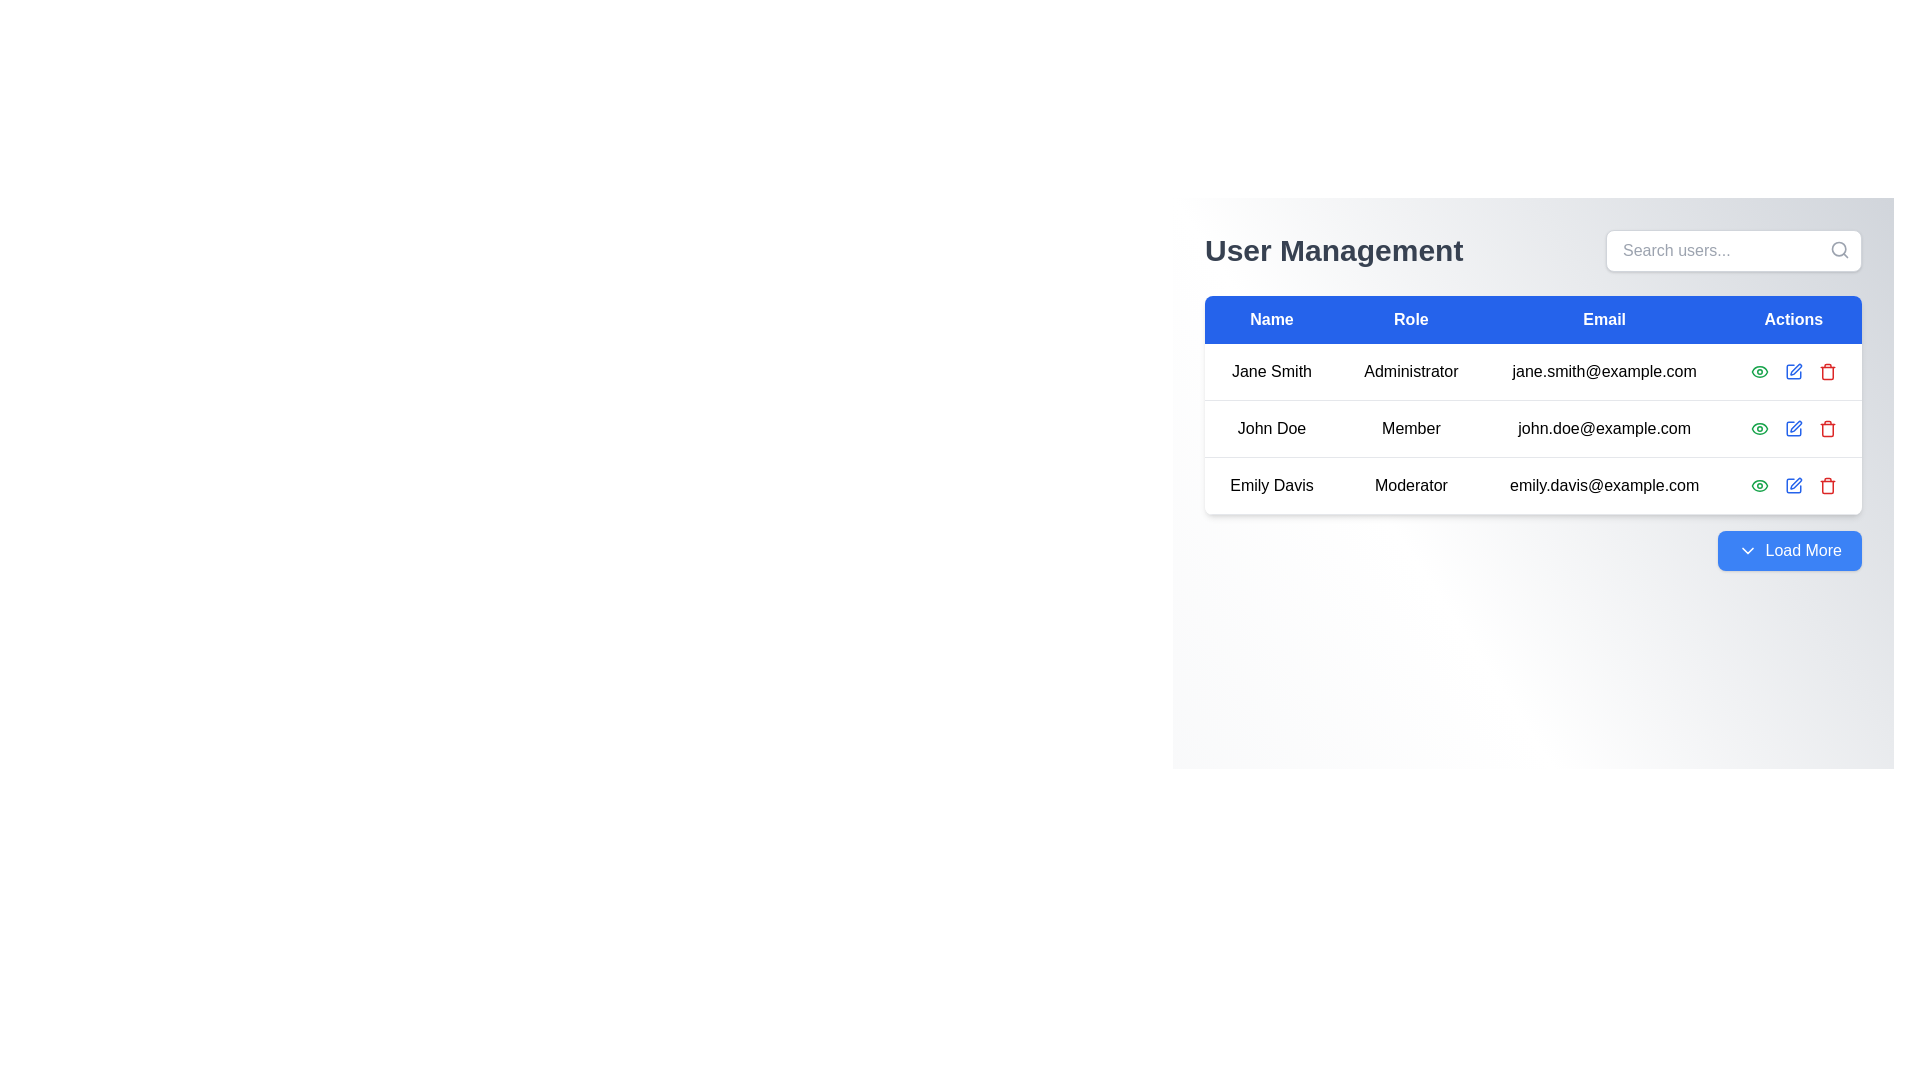 The width and height of the screenshot is (1920, 1080). What do you see at coordinates (1827, 427) in the screenshot?
I see `the trash icon located` at bounding box center [1827, 427].